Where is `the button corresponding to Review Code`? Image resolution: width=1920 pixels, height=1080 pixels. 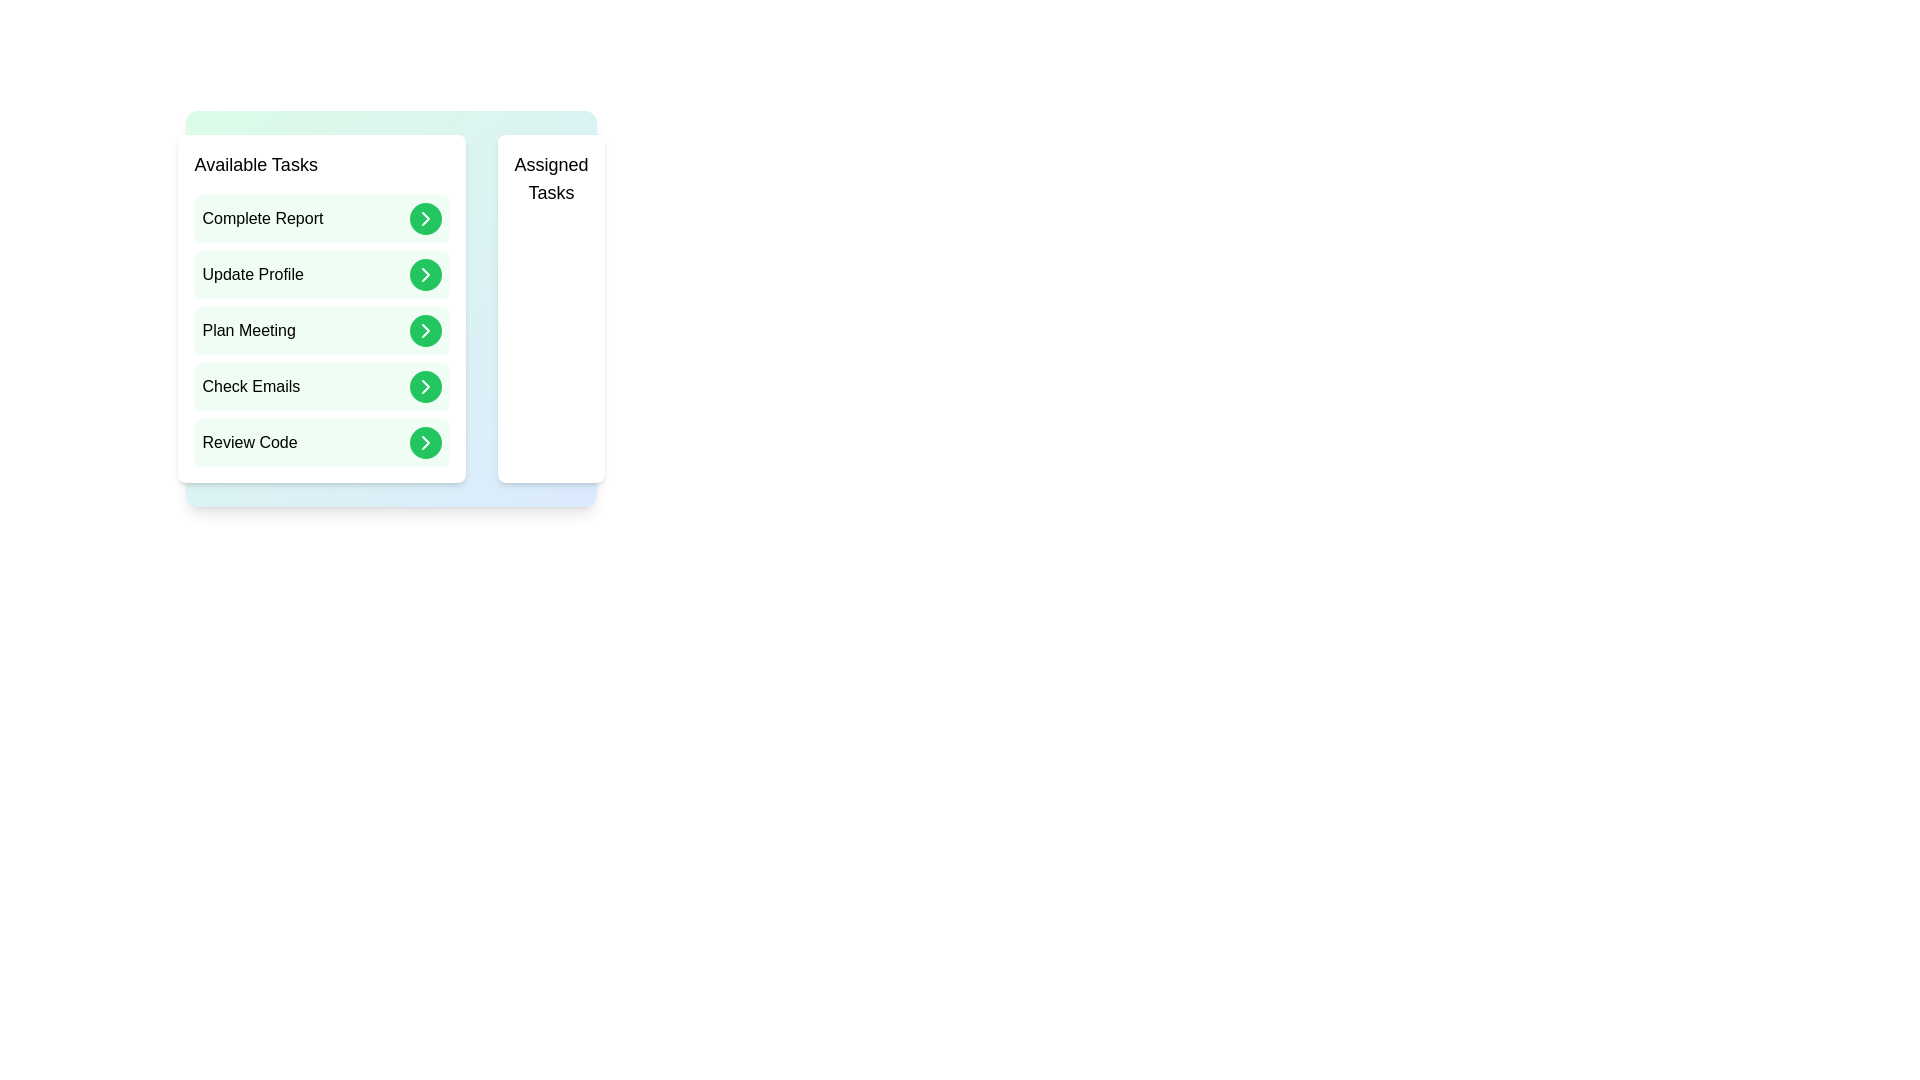
the button corresponding to Review Code is located at coordinates (425, 442).